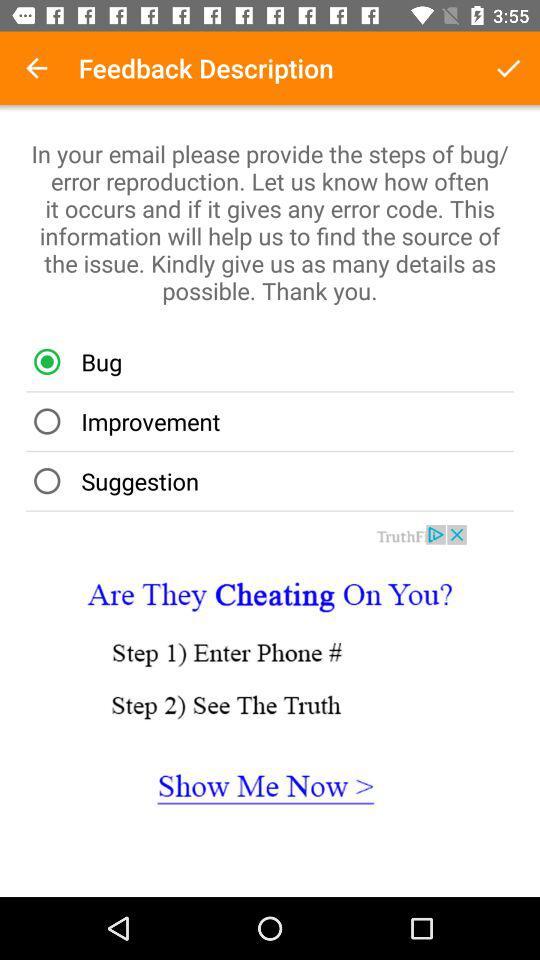 This screenshot has height=960, width=540. I want to click on open advertisement, so click(270, 689).